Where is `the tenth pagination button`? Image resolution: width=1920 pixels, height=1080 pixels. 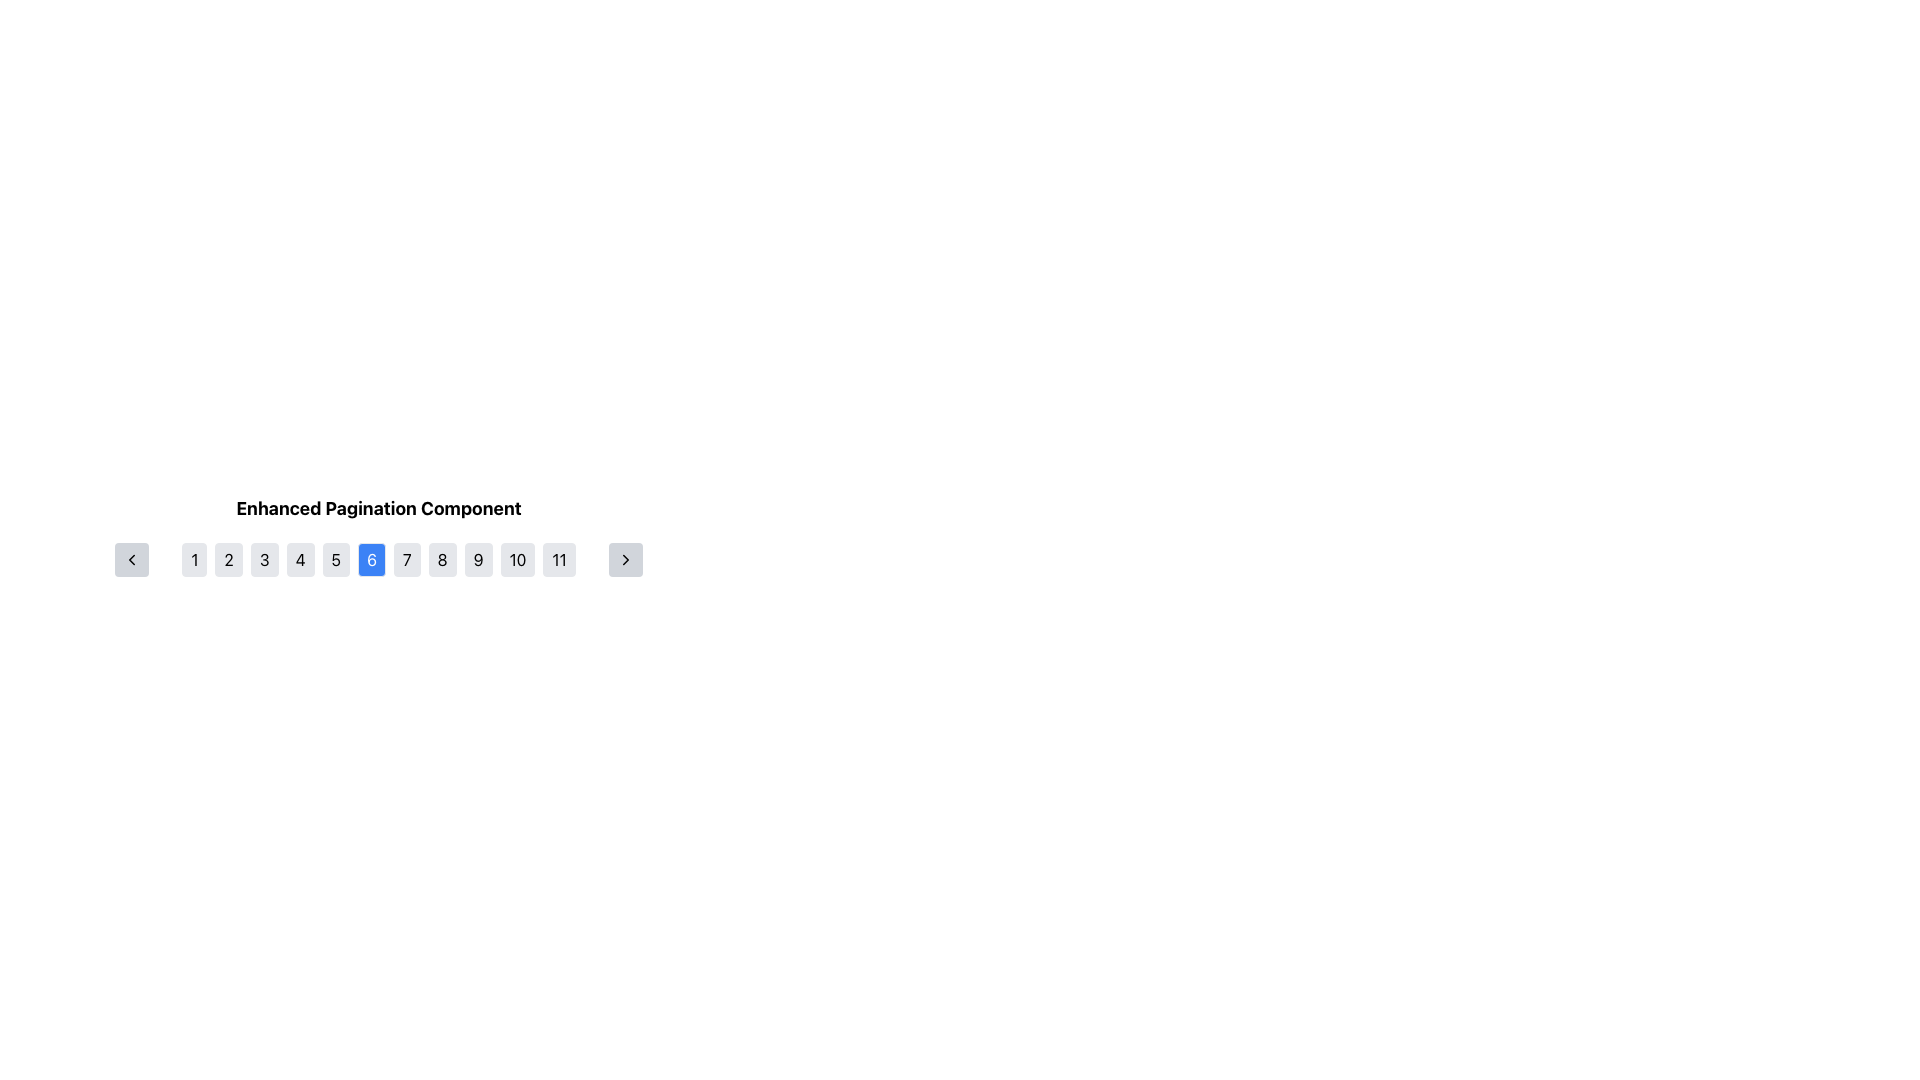 the tenth pagination button is located at coordinates (518, 559).